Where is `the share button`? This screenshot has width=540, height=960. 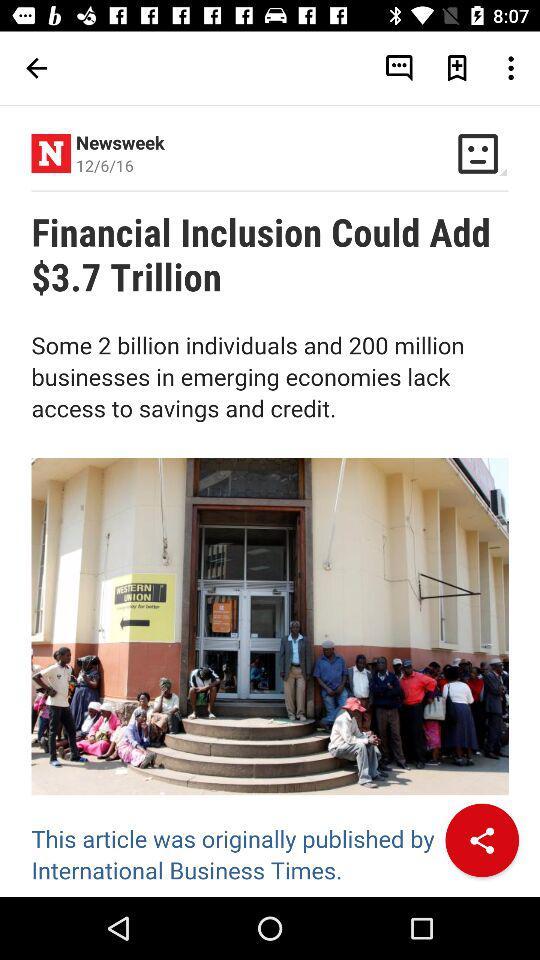
the share button is located at coordinates (481, 840).